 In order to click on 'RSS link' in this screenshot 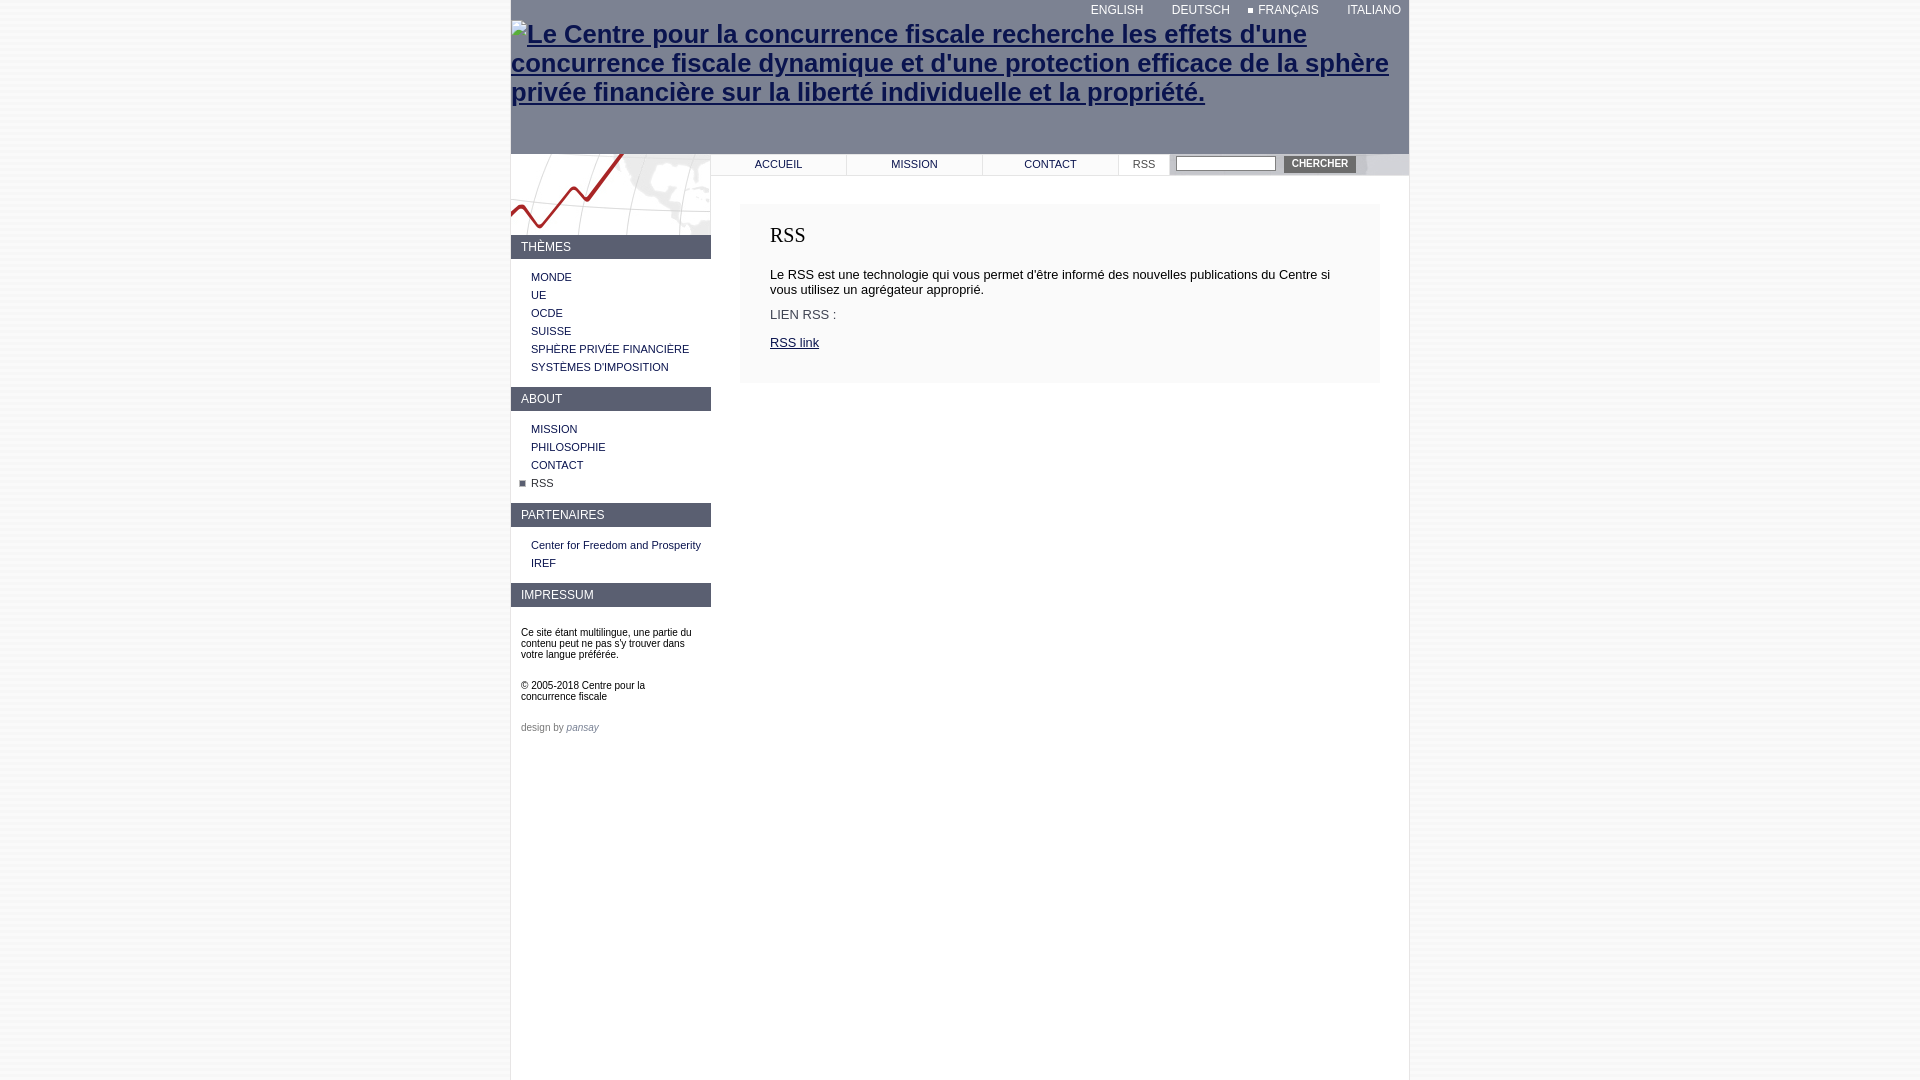, I will do `click(793, 341)`.